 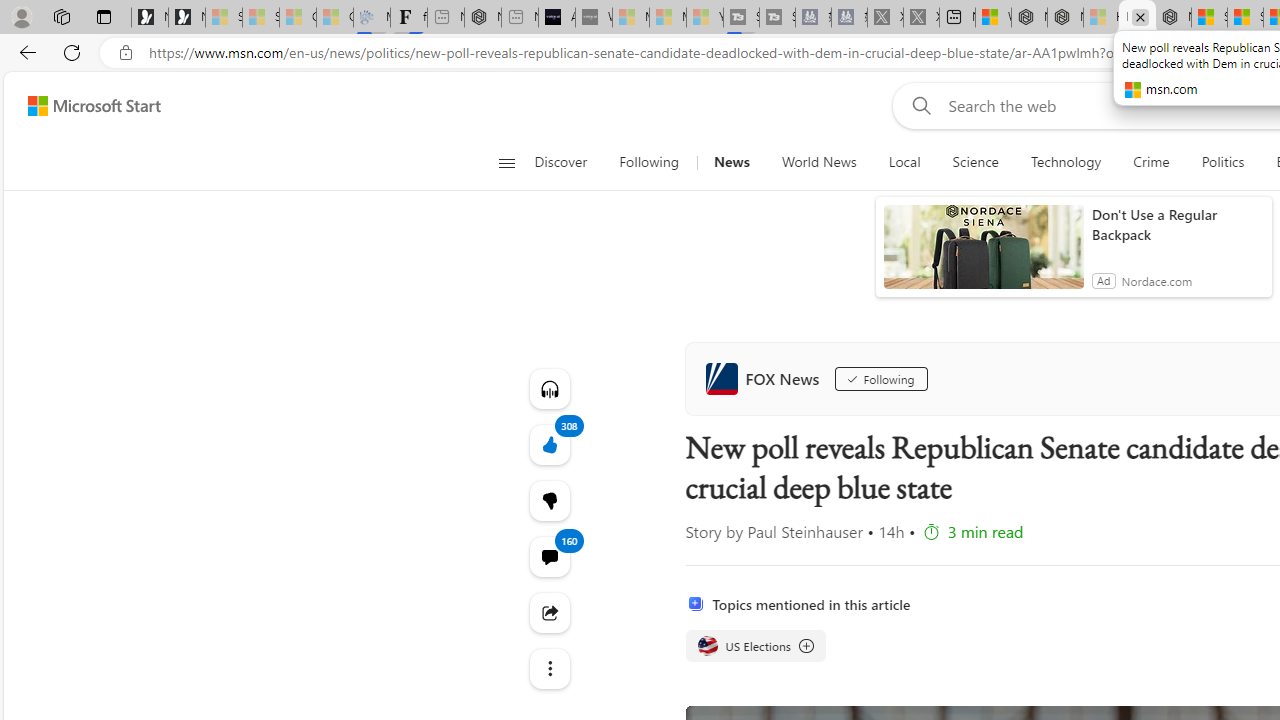 I want to click on 'US Elections', so click(x=707, y=645).